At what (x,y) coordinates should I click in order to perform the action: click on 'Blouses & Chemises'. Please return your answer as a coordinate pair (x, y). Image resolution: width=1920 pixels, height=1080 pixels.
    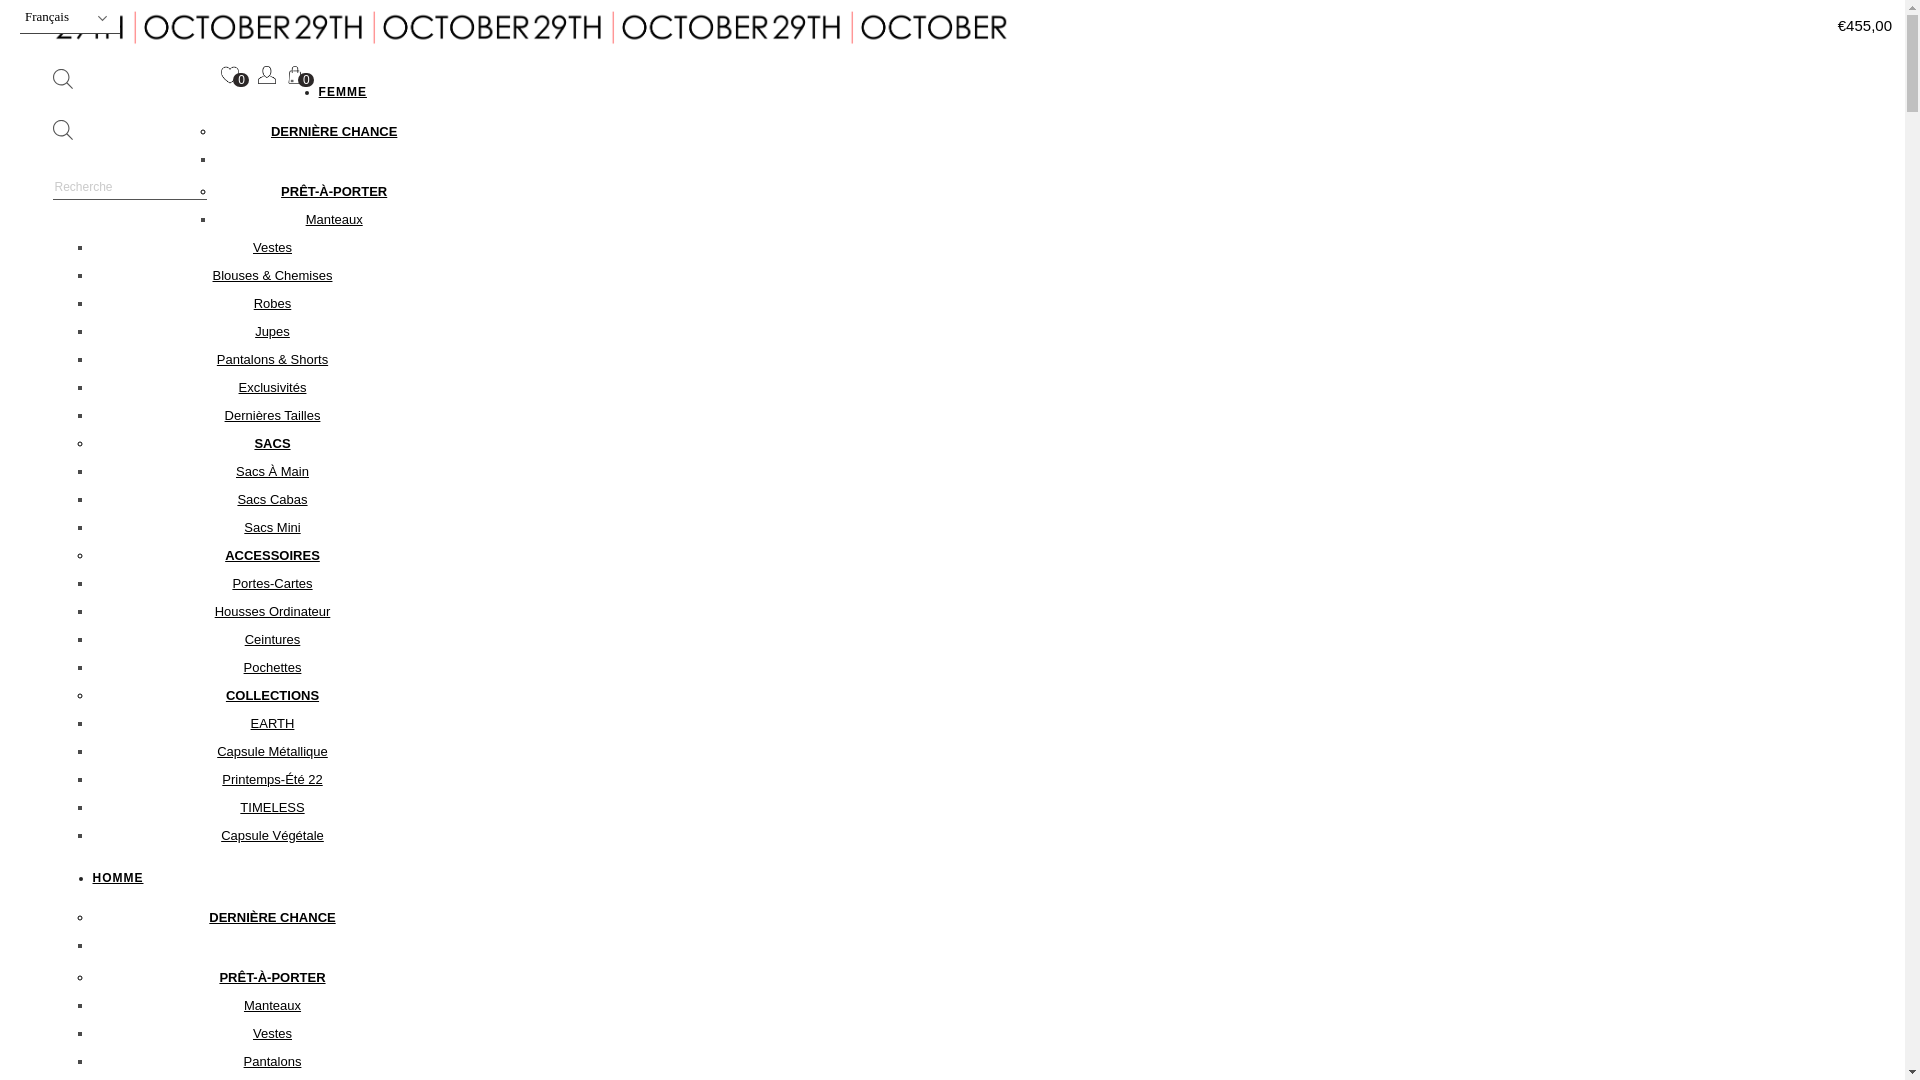
    Looking at the image, I should click on (272, 275).